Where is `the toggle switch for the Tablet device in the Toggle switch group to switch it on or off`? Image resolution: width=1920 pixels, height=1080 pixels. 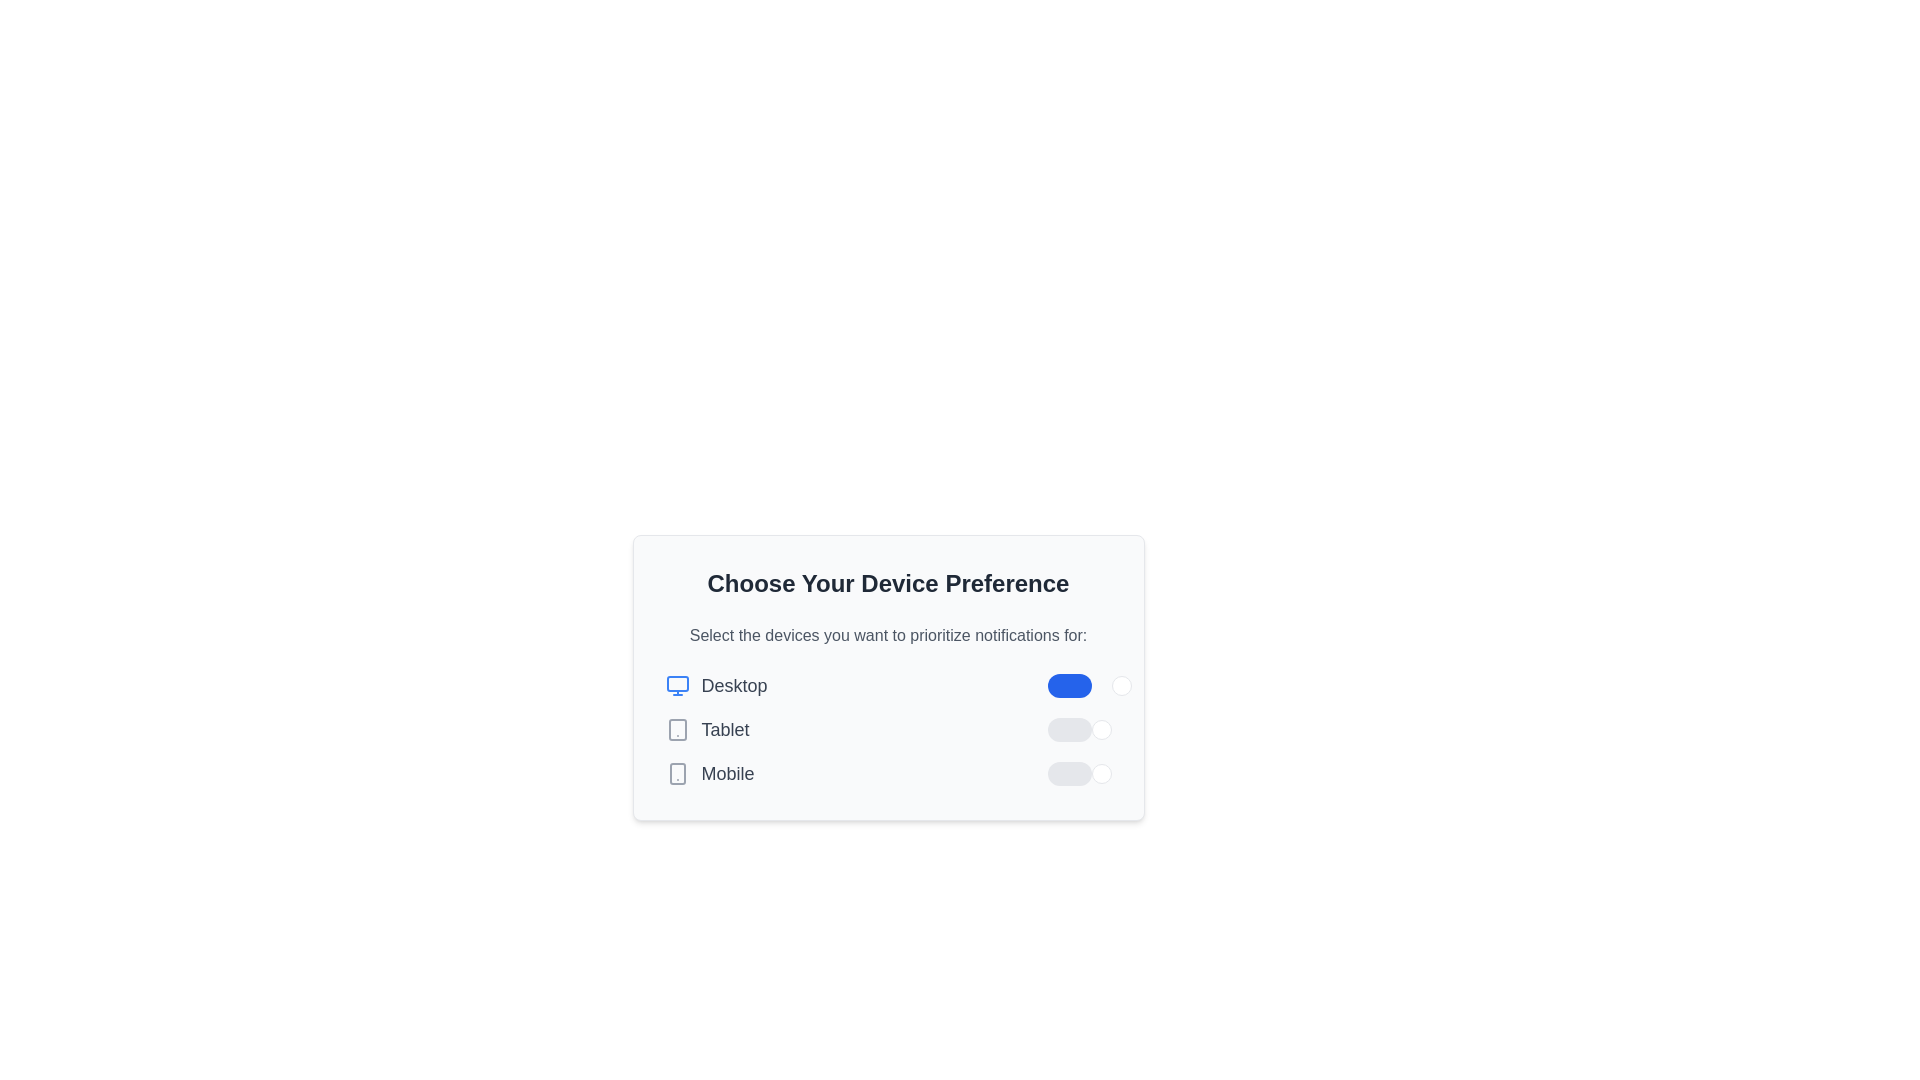
the toggle switch for the Tablet device in the Toggle switch group to switch it on or off is located at coordinates (887, 729).